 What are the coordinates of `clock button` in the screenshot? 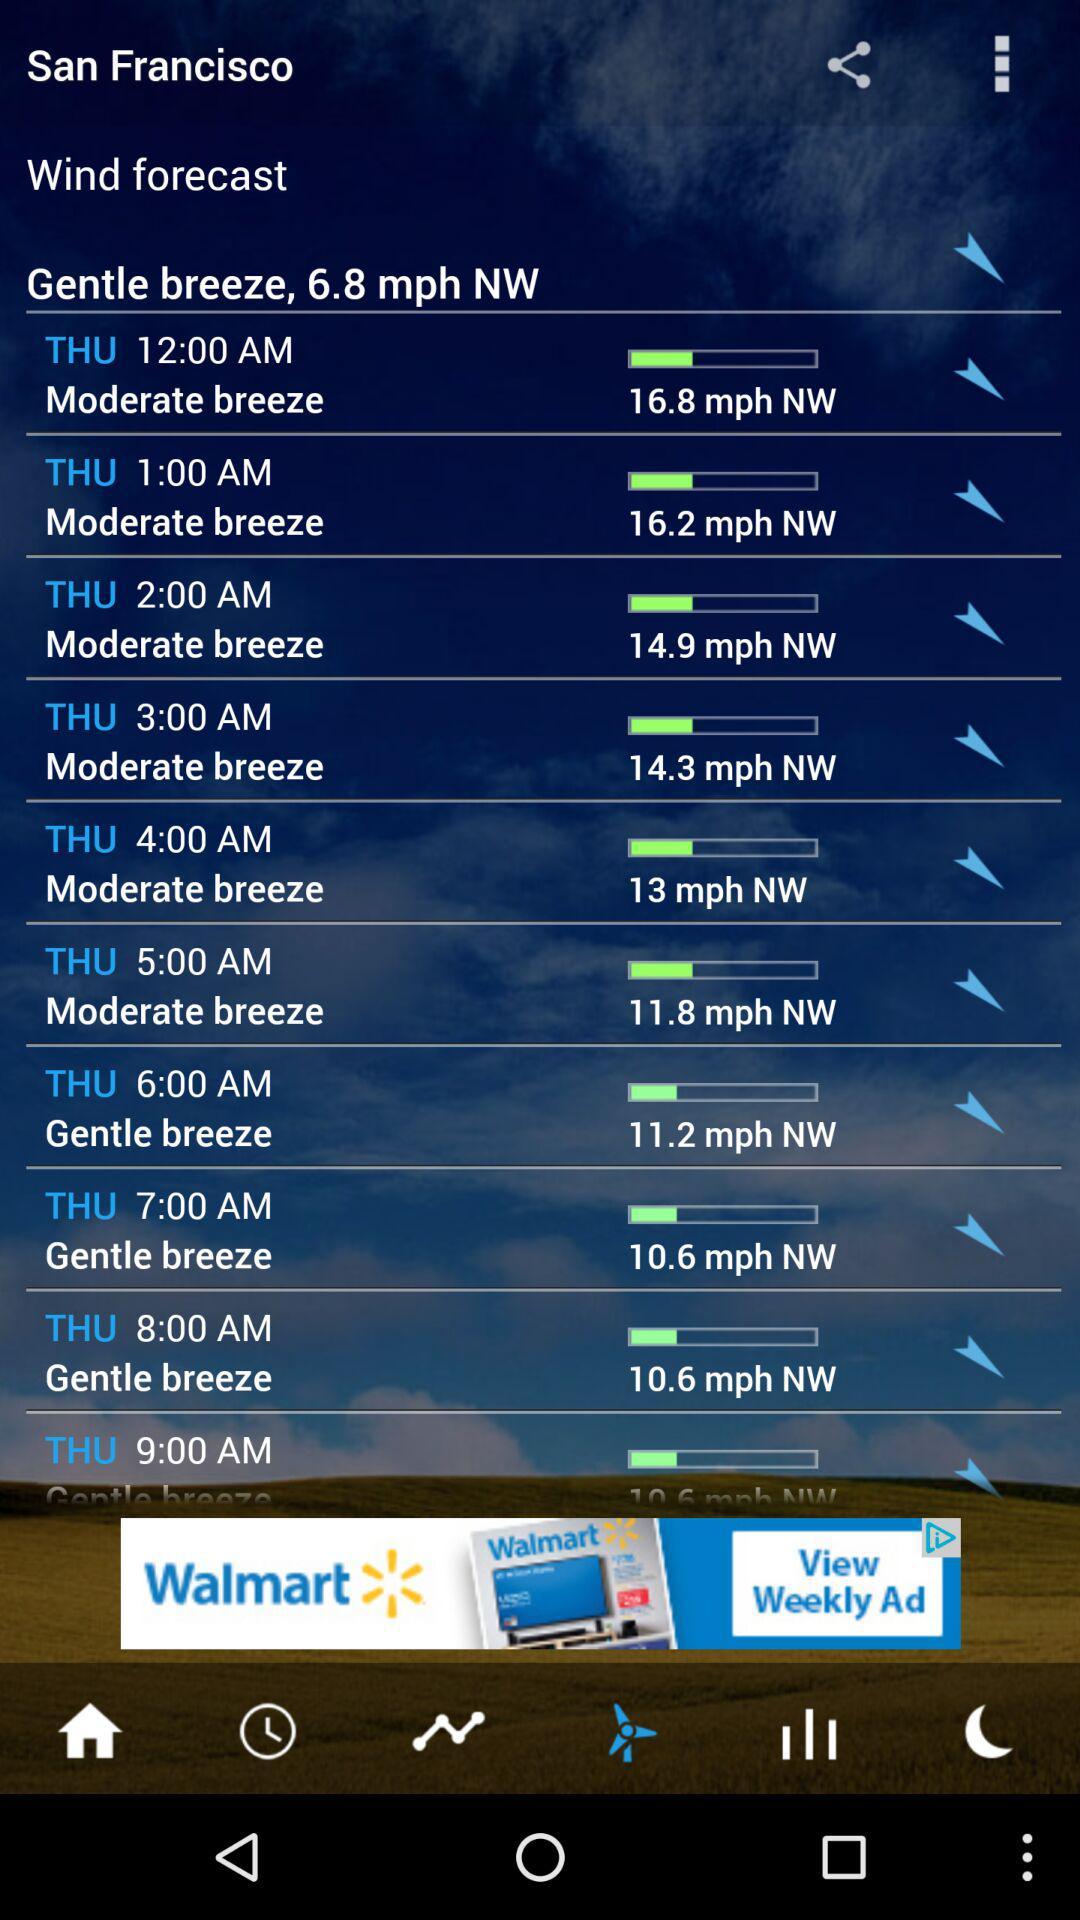 It's located at (270, 1728).